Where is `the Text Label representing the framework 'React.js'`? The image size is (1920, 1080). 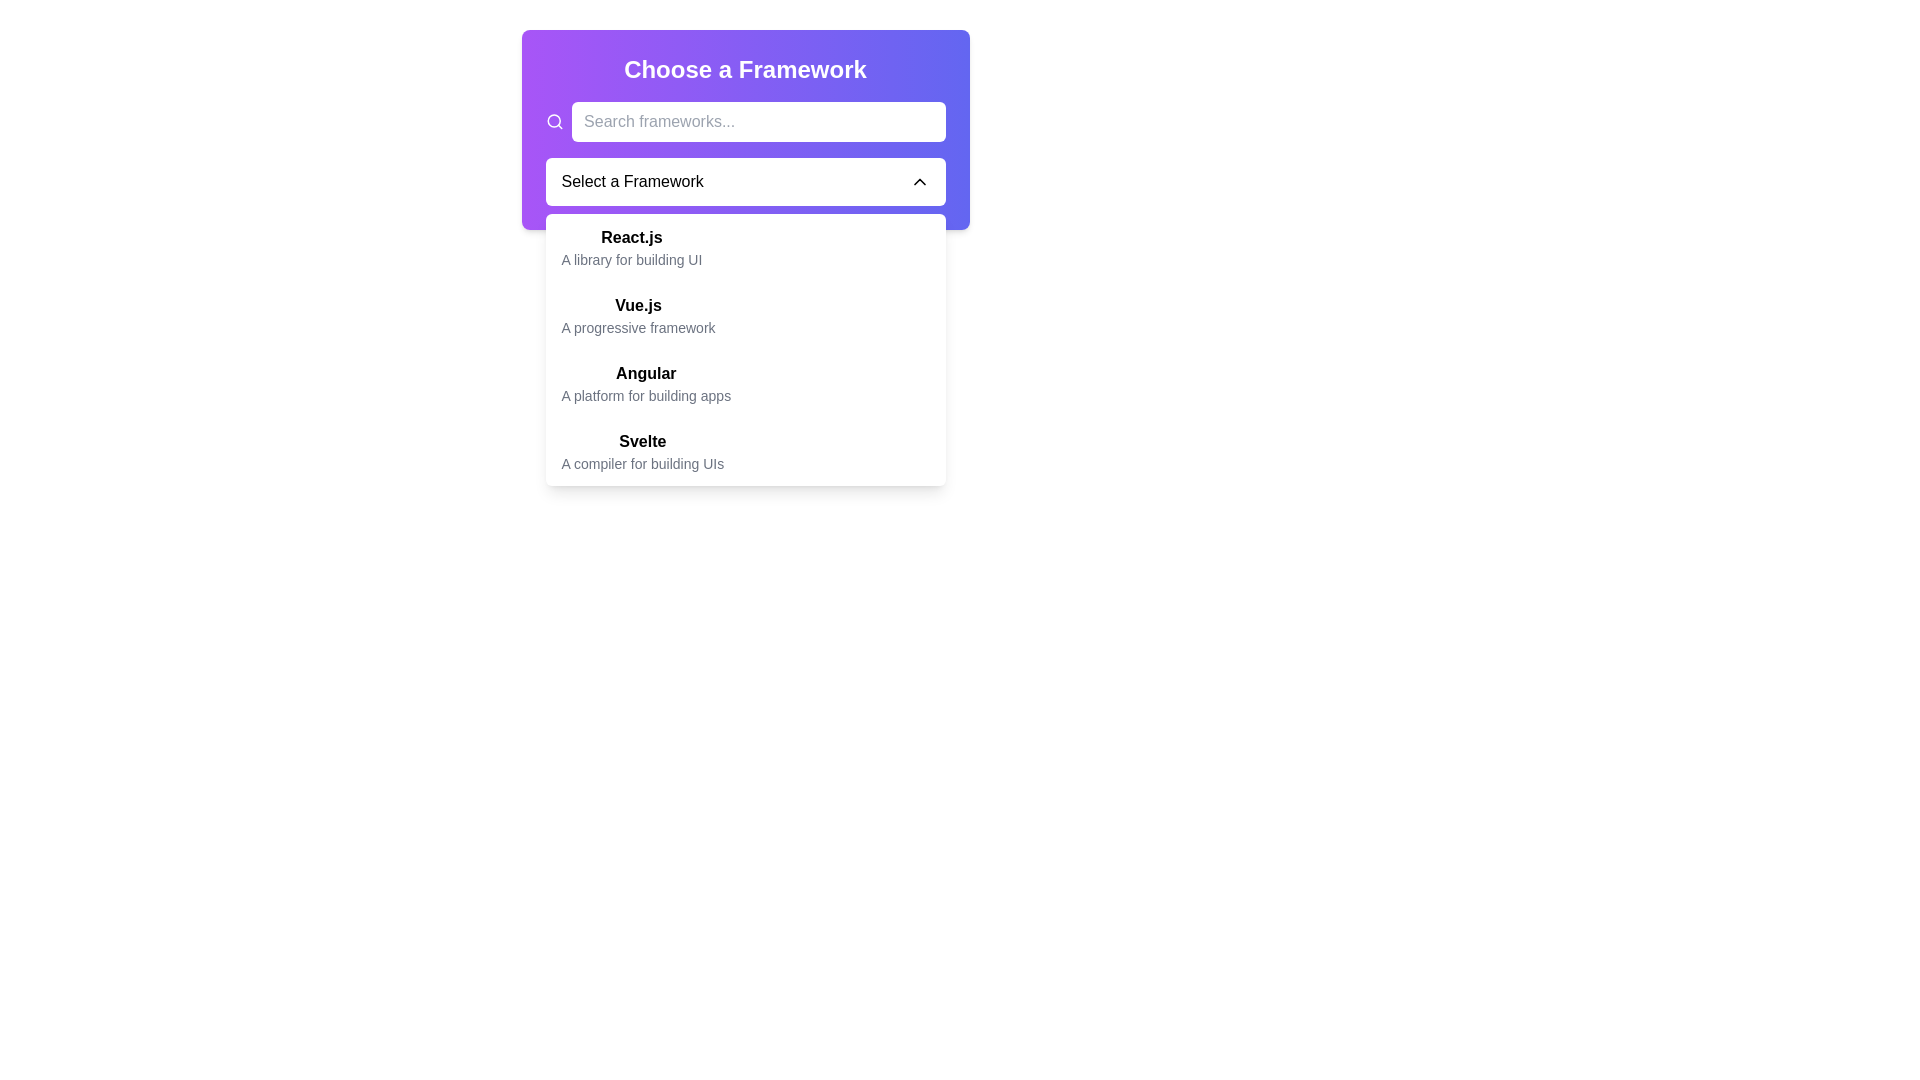
the Text Label representing the framework 'React.js' is located at coordinates (630, 236).